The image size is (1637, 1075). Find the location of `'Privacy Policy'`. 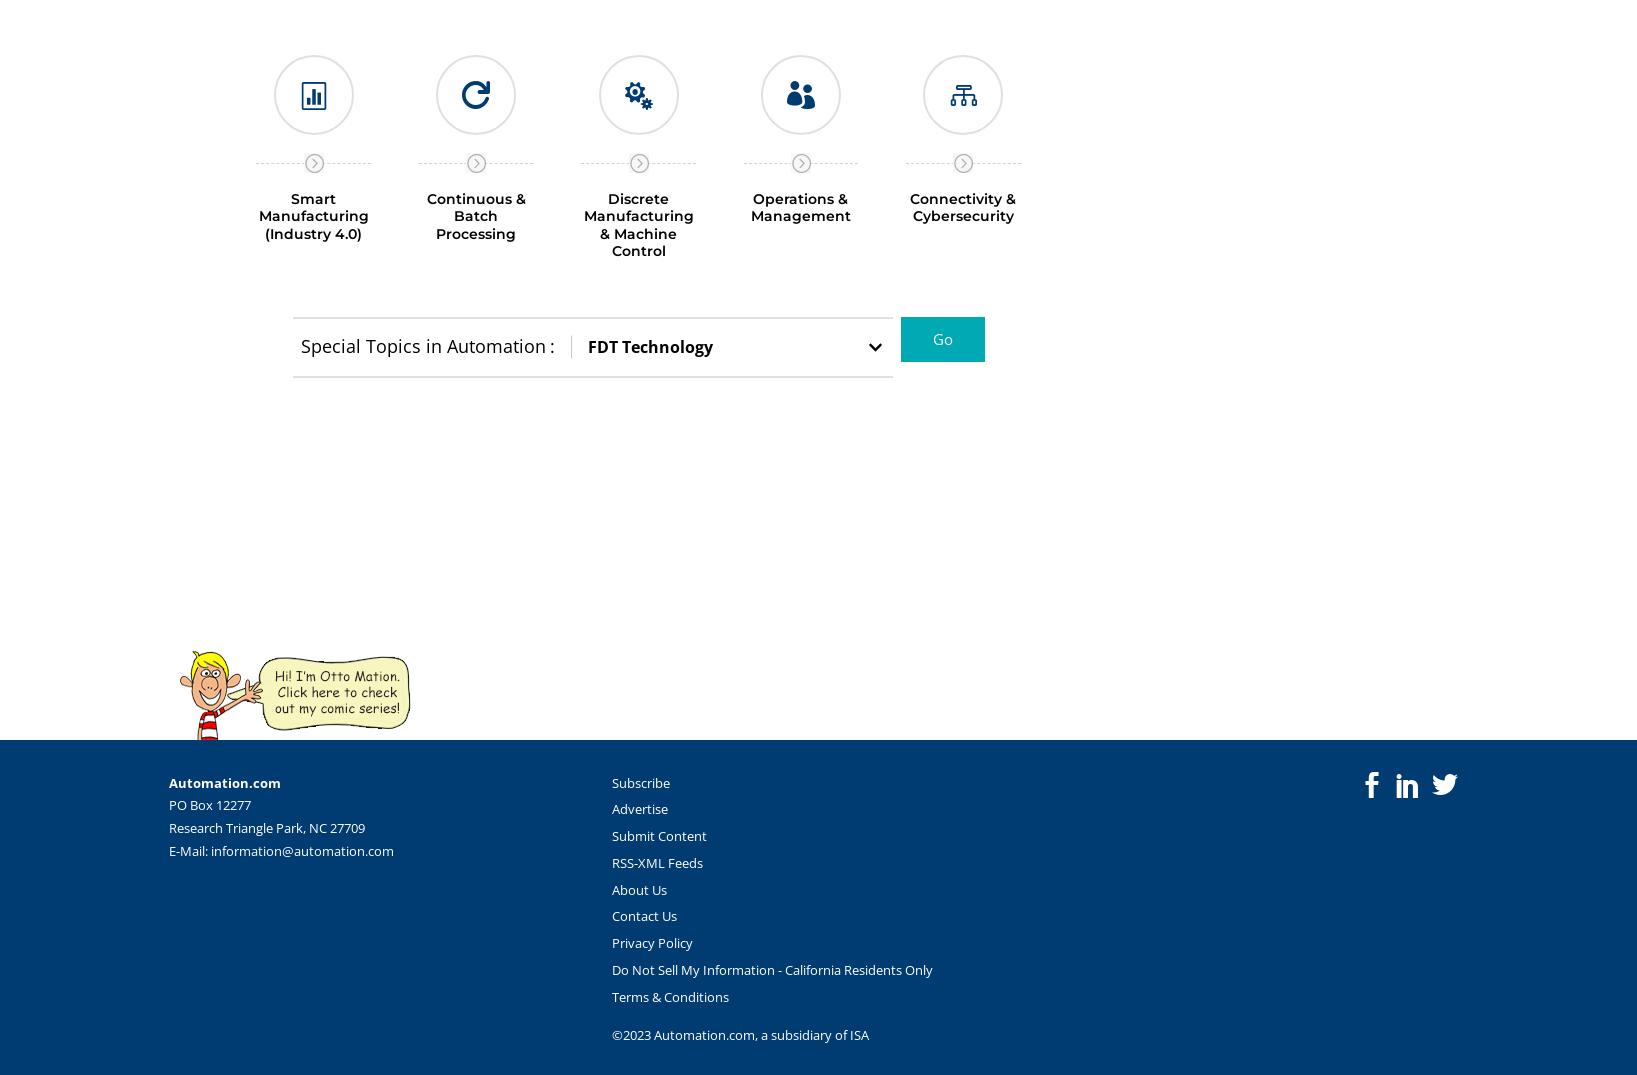

'Privacy Policy' is located at coordinates (650, 942).